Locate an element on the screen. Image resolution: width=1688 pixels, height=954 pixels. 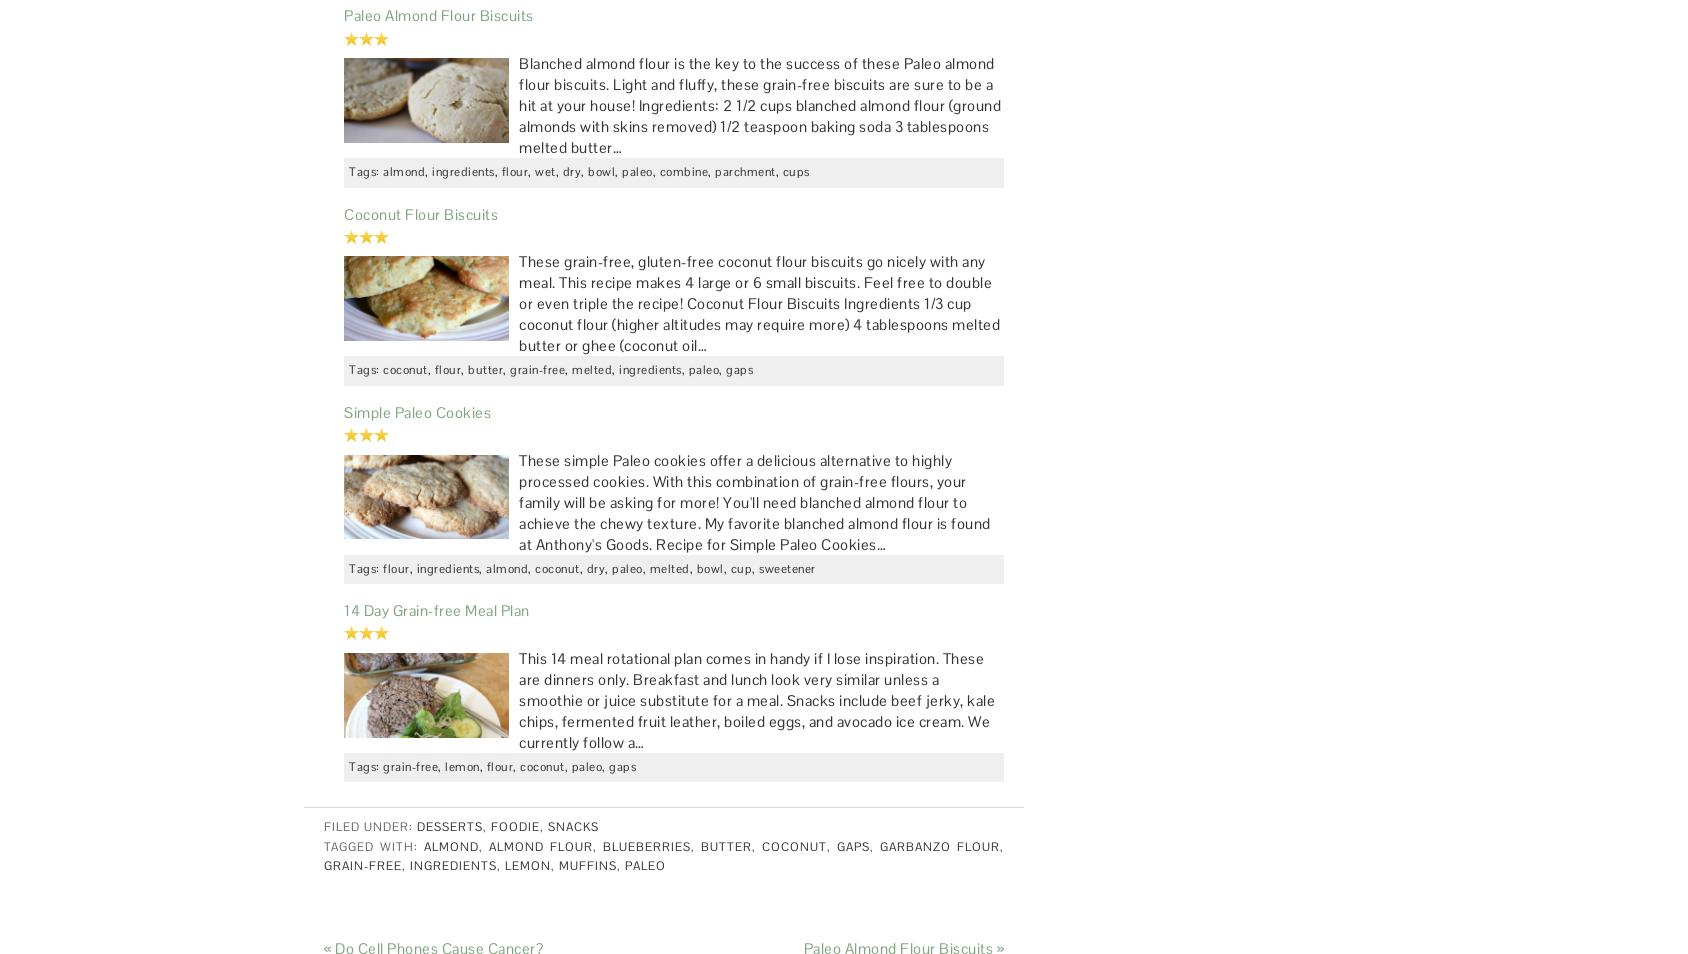
'coconut' is located at coordinates (794, 846).